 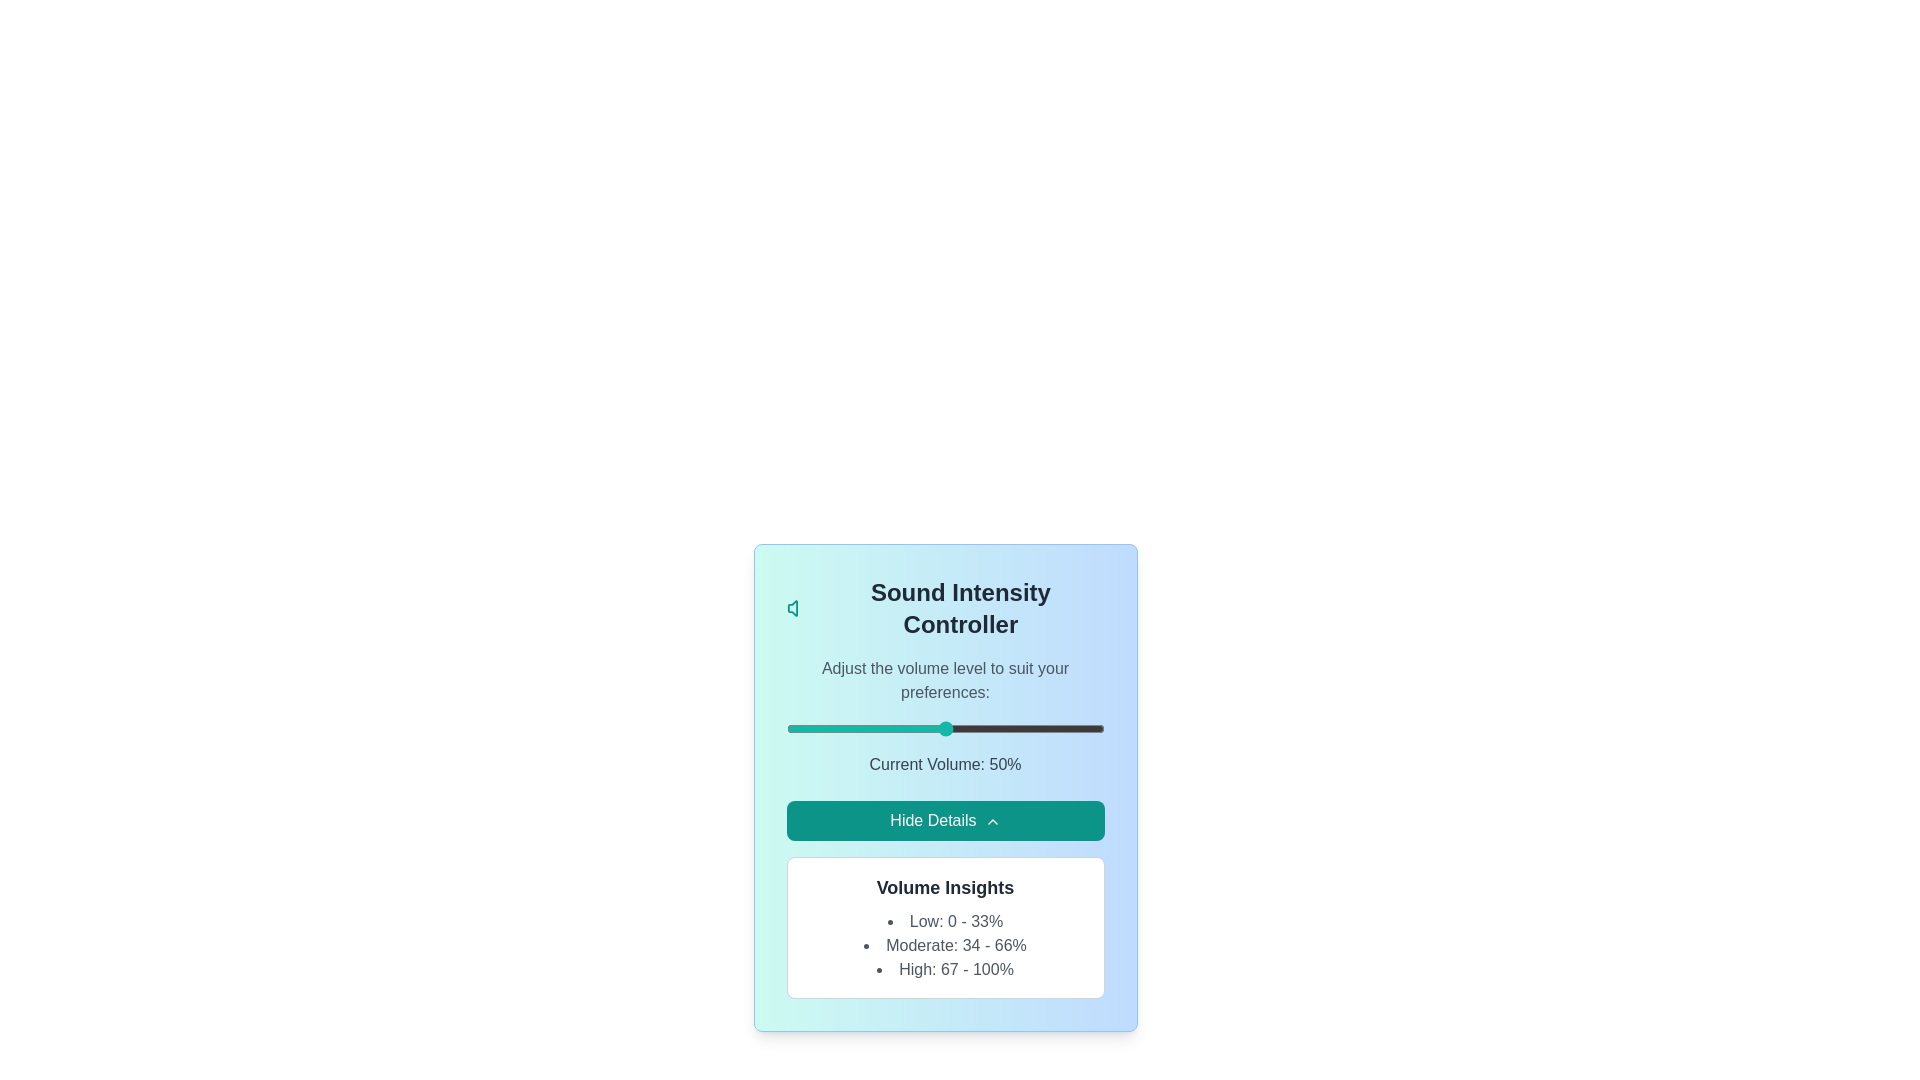 I want to click on 'Hide Details' button to toggle the visibility of the details section, so click(x=944, y=821).